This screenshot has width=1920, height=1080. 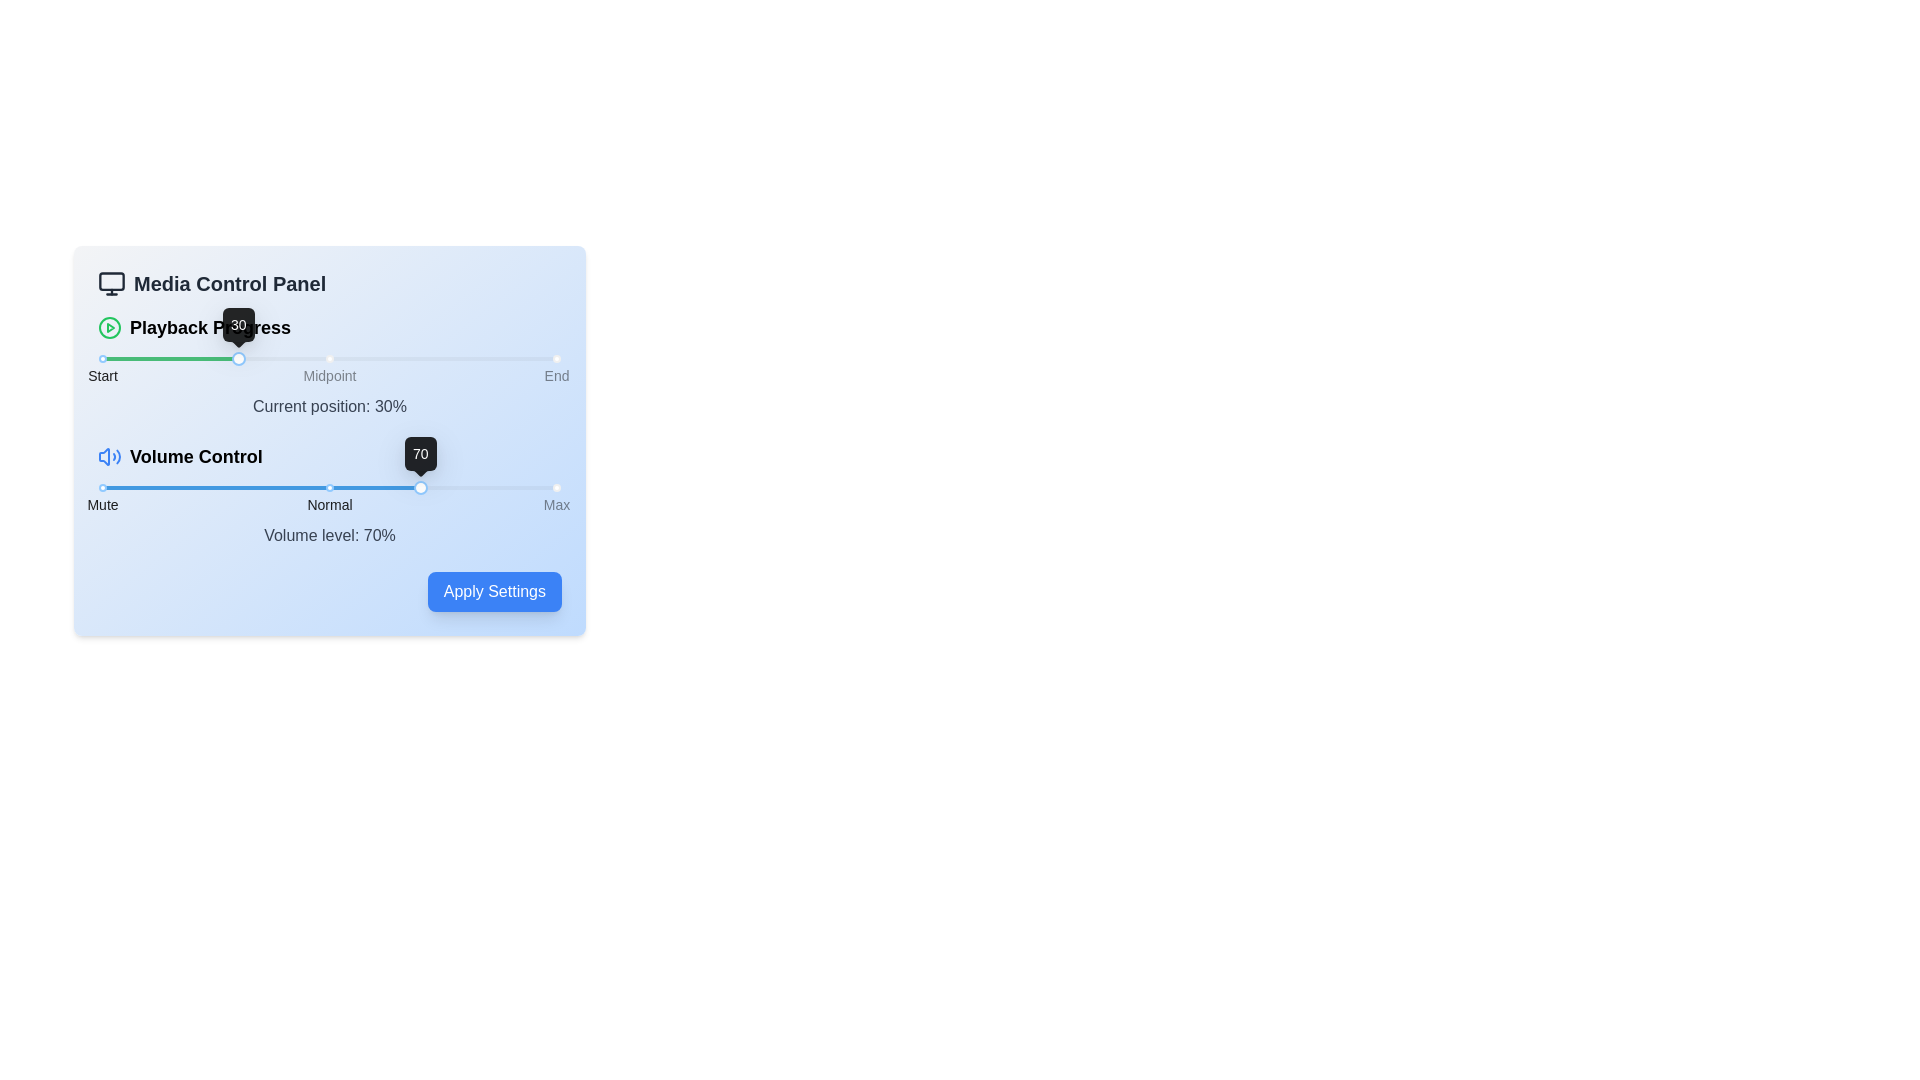 I want to click on the decorative 'Media Control Panel' icon located at the far left of the header, next to the text label 'Media Control Panel', so click(x=110, y=284).